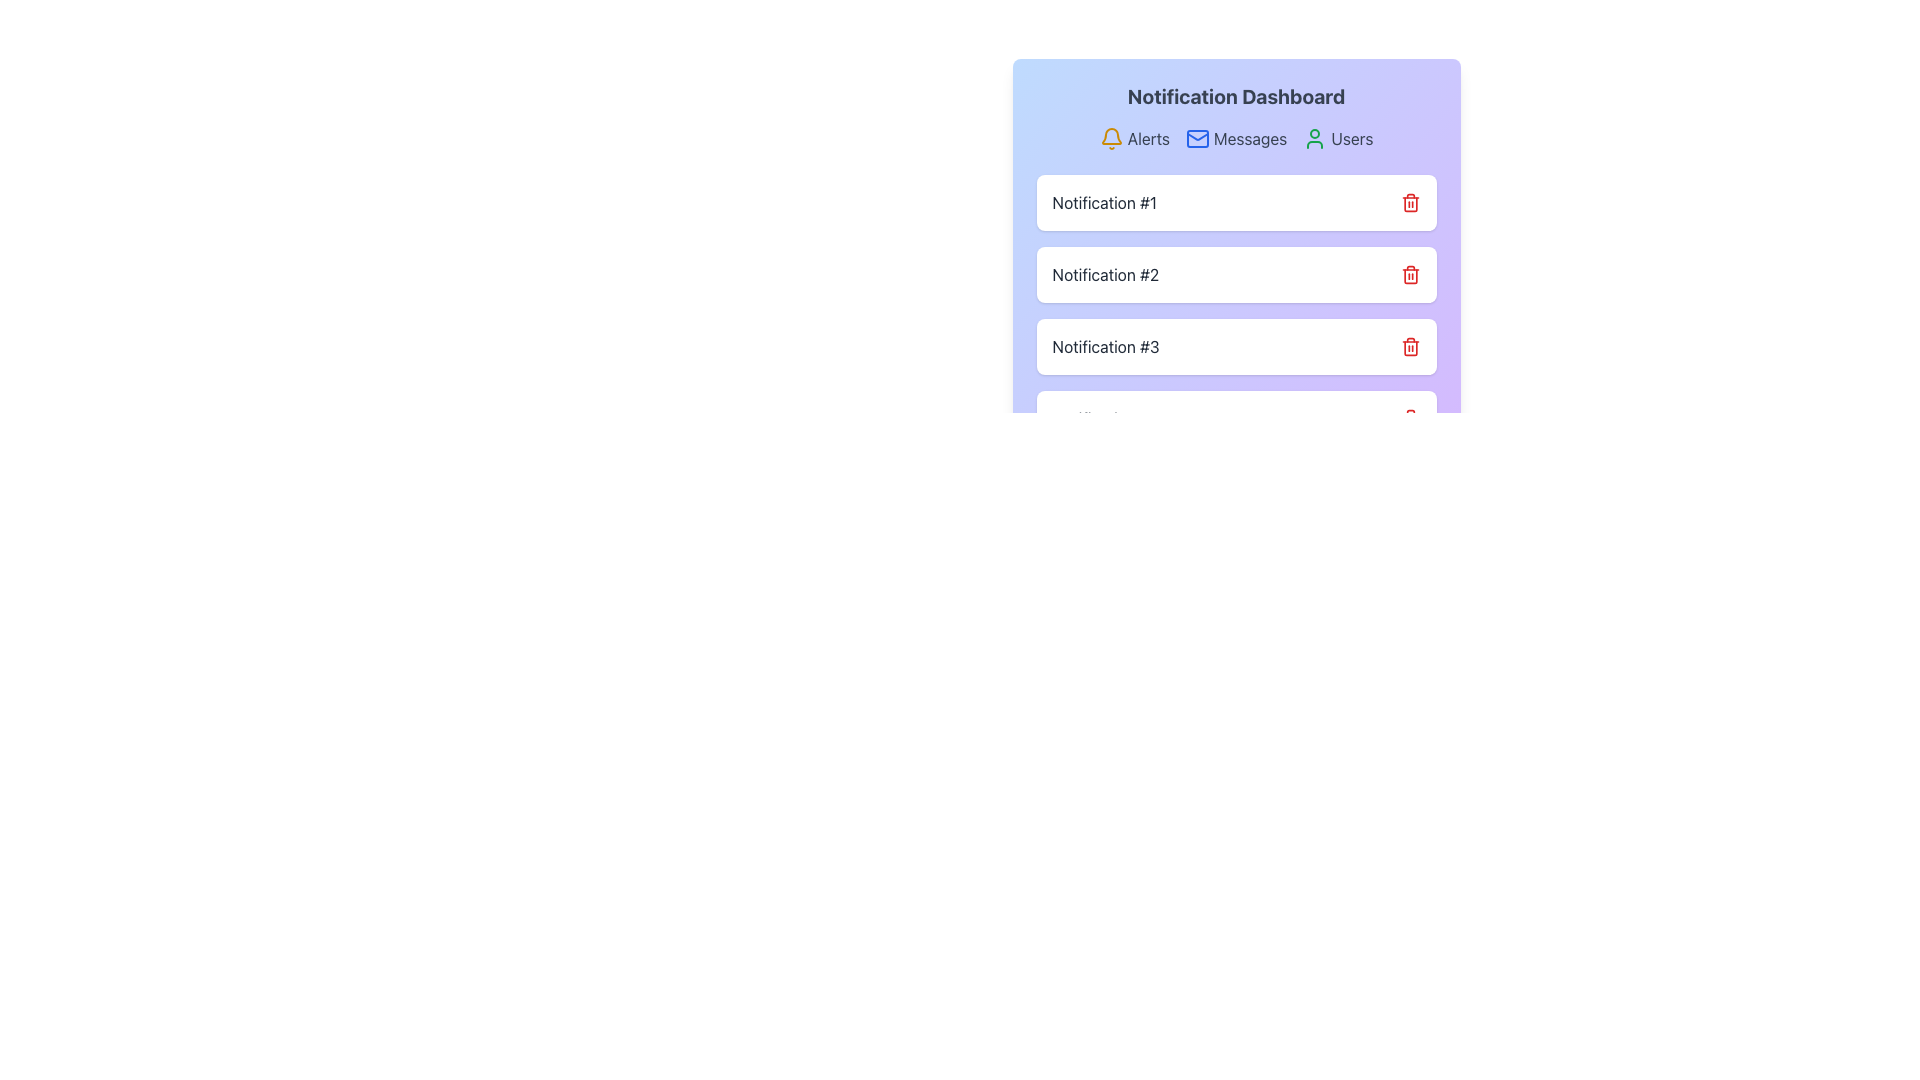 The width and height of the screenshot is (1920, 1080). Describe the element at coordinates (1103, 203) in the screenshot. I see `the text label that displays the title or identifier of the notification located centrally within the notification card` at that location.